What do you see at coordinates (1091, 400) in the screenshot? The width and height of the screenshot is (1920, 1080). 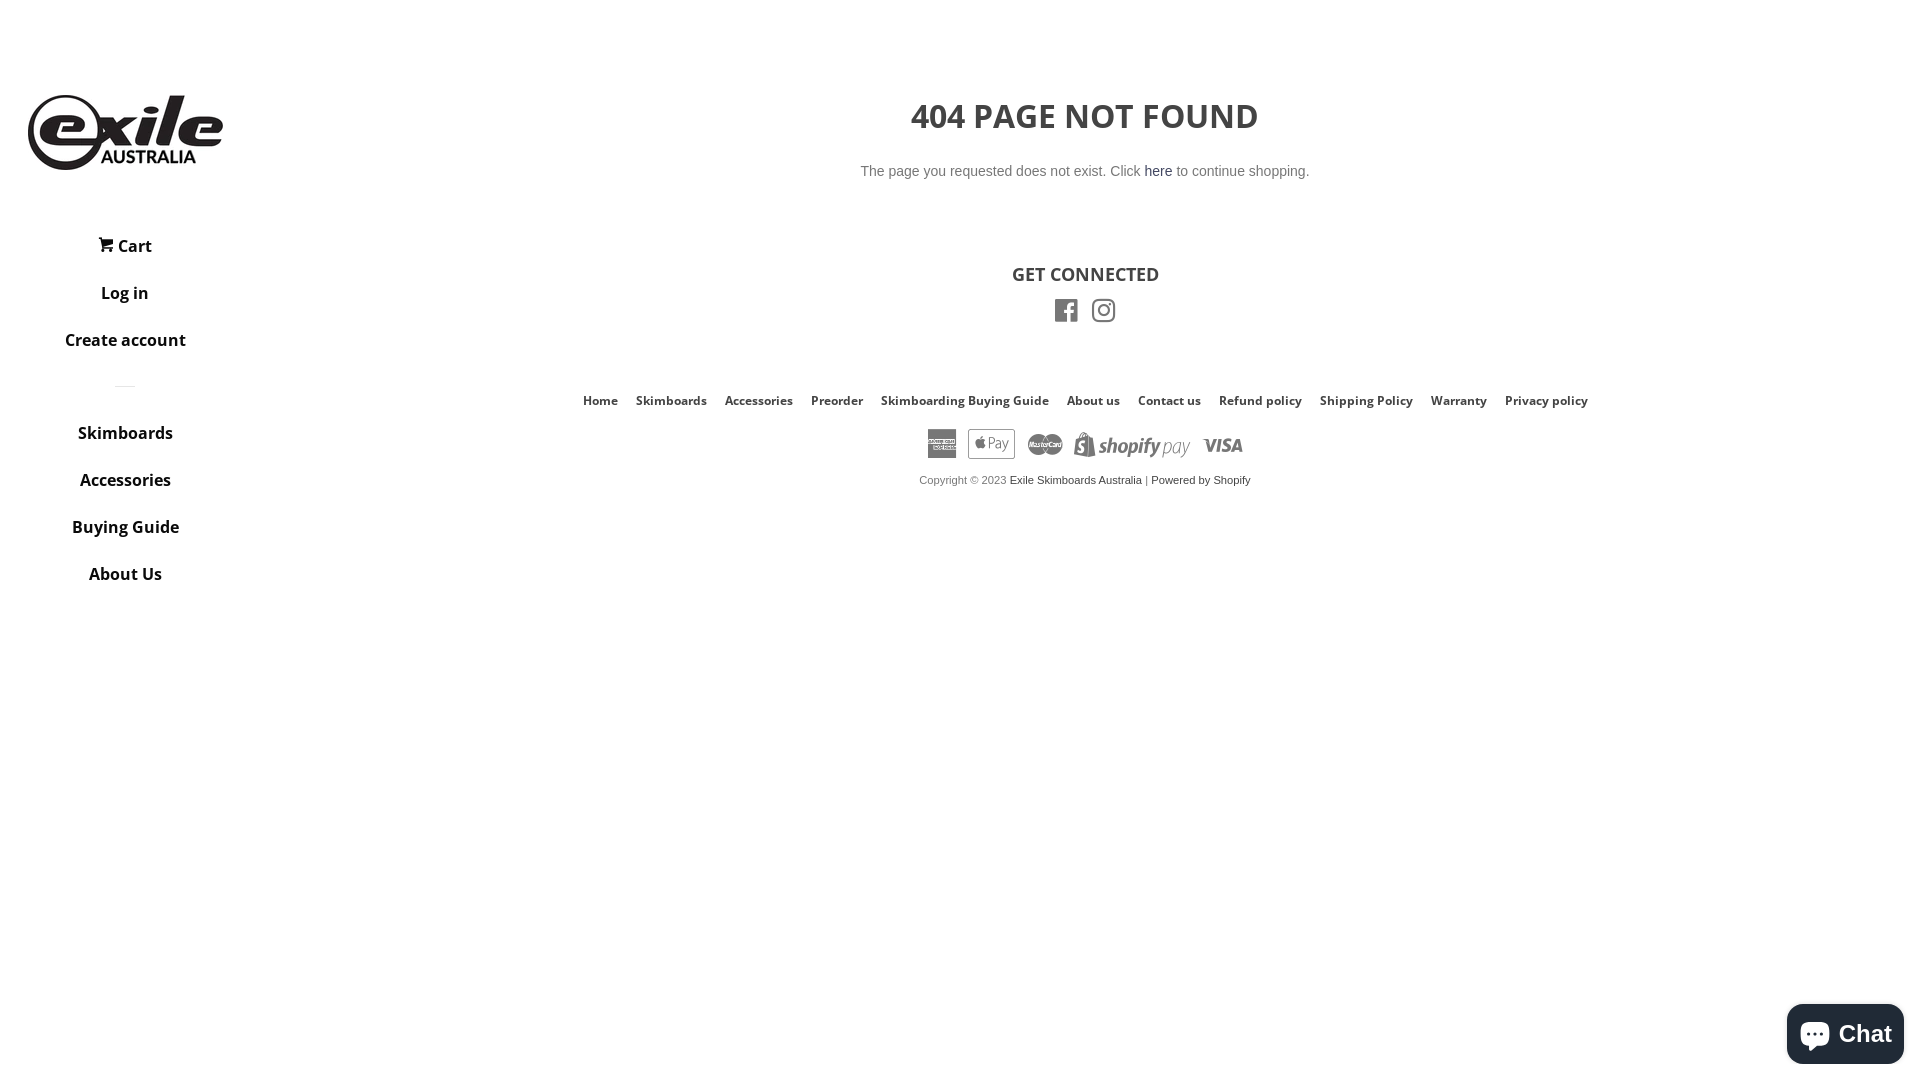 I see `'About us'` at bounding box center [1091, 400].